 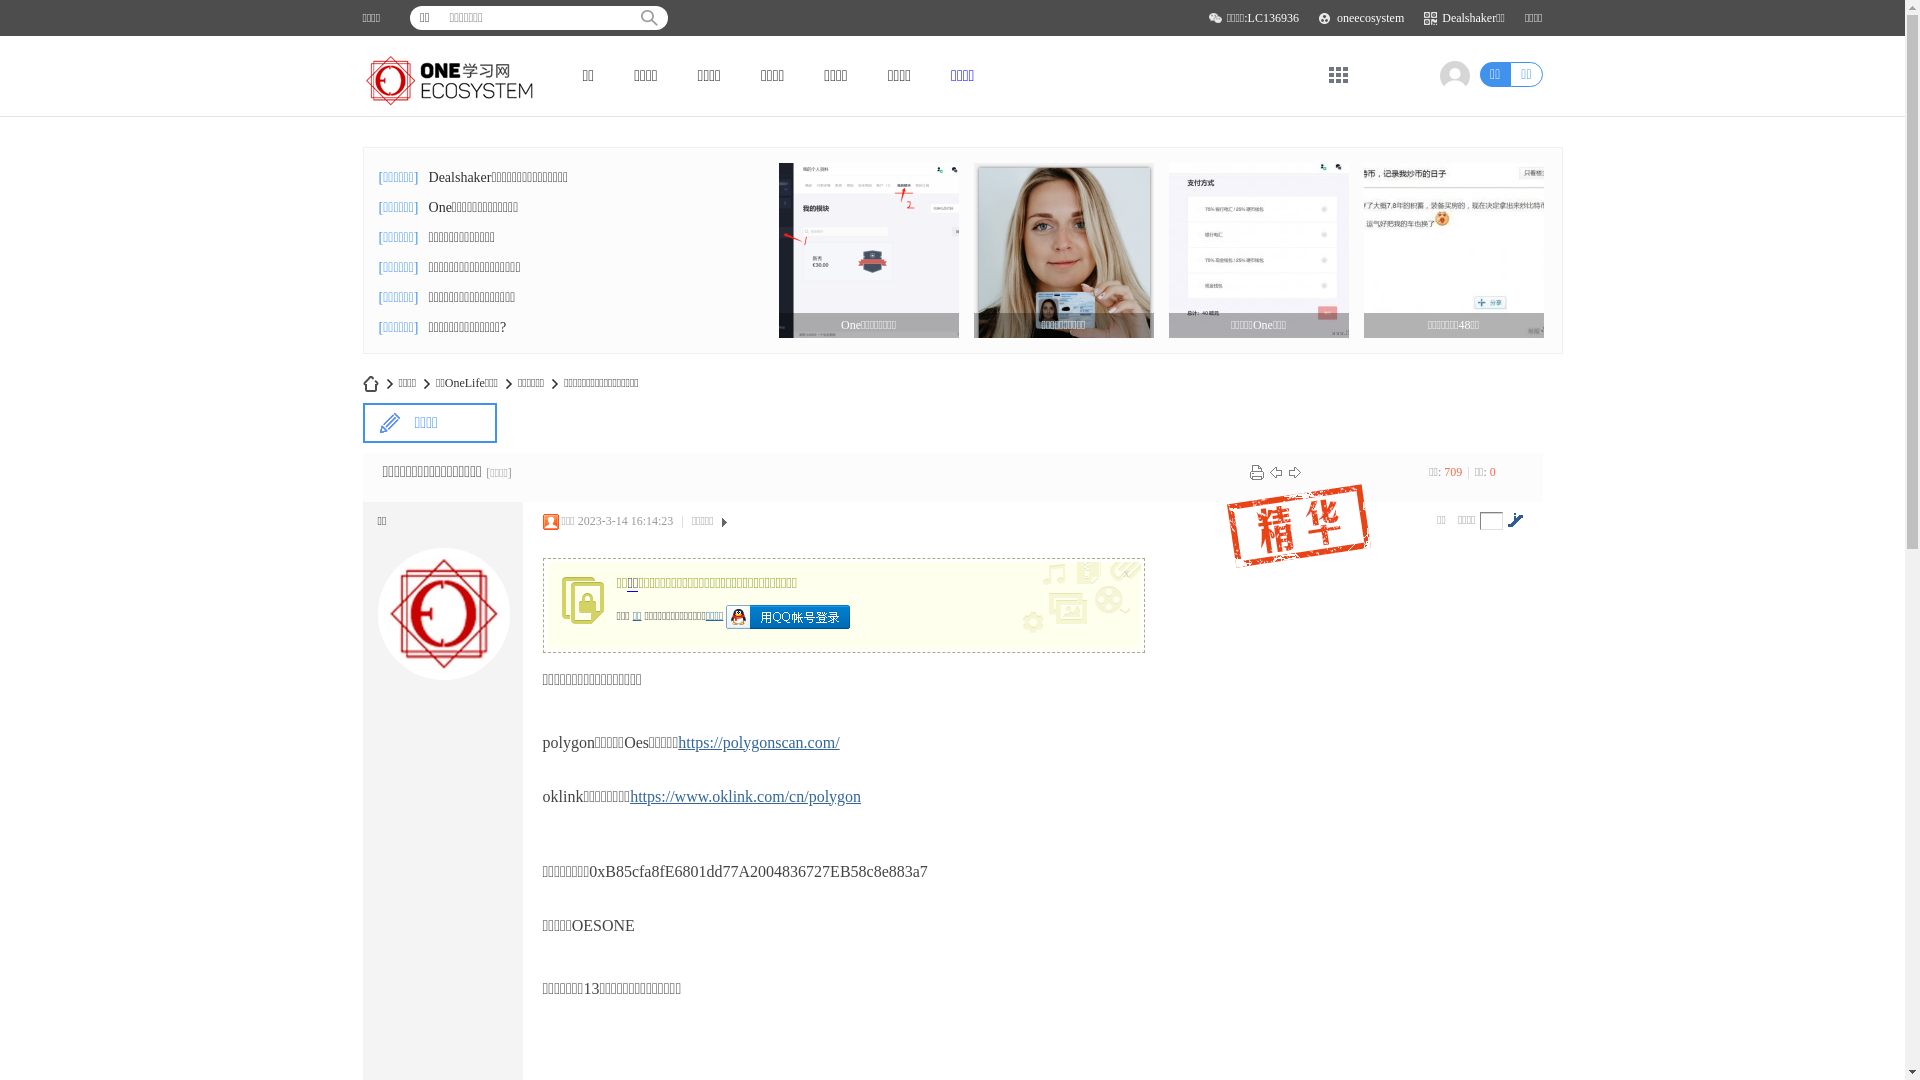 I want to click on 'oneecosystem', so click(x=1369, y=18).